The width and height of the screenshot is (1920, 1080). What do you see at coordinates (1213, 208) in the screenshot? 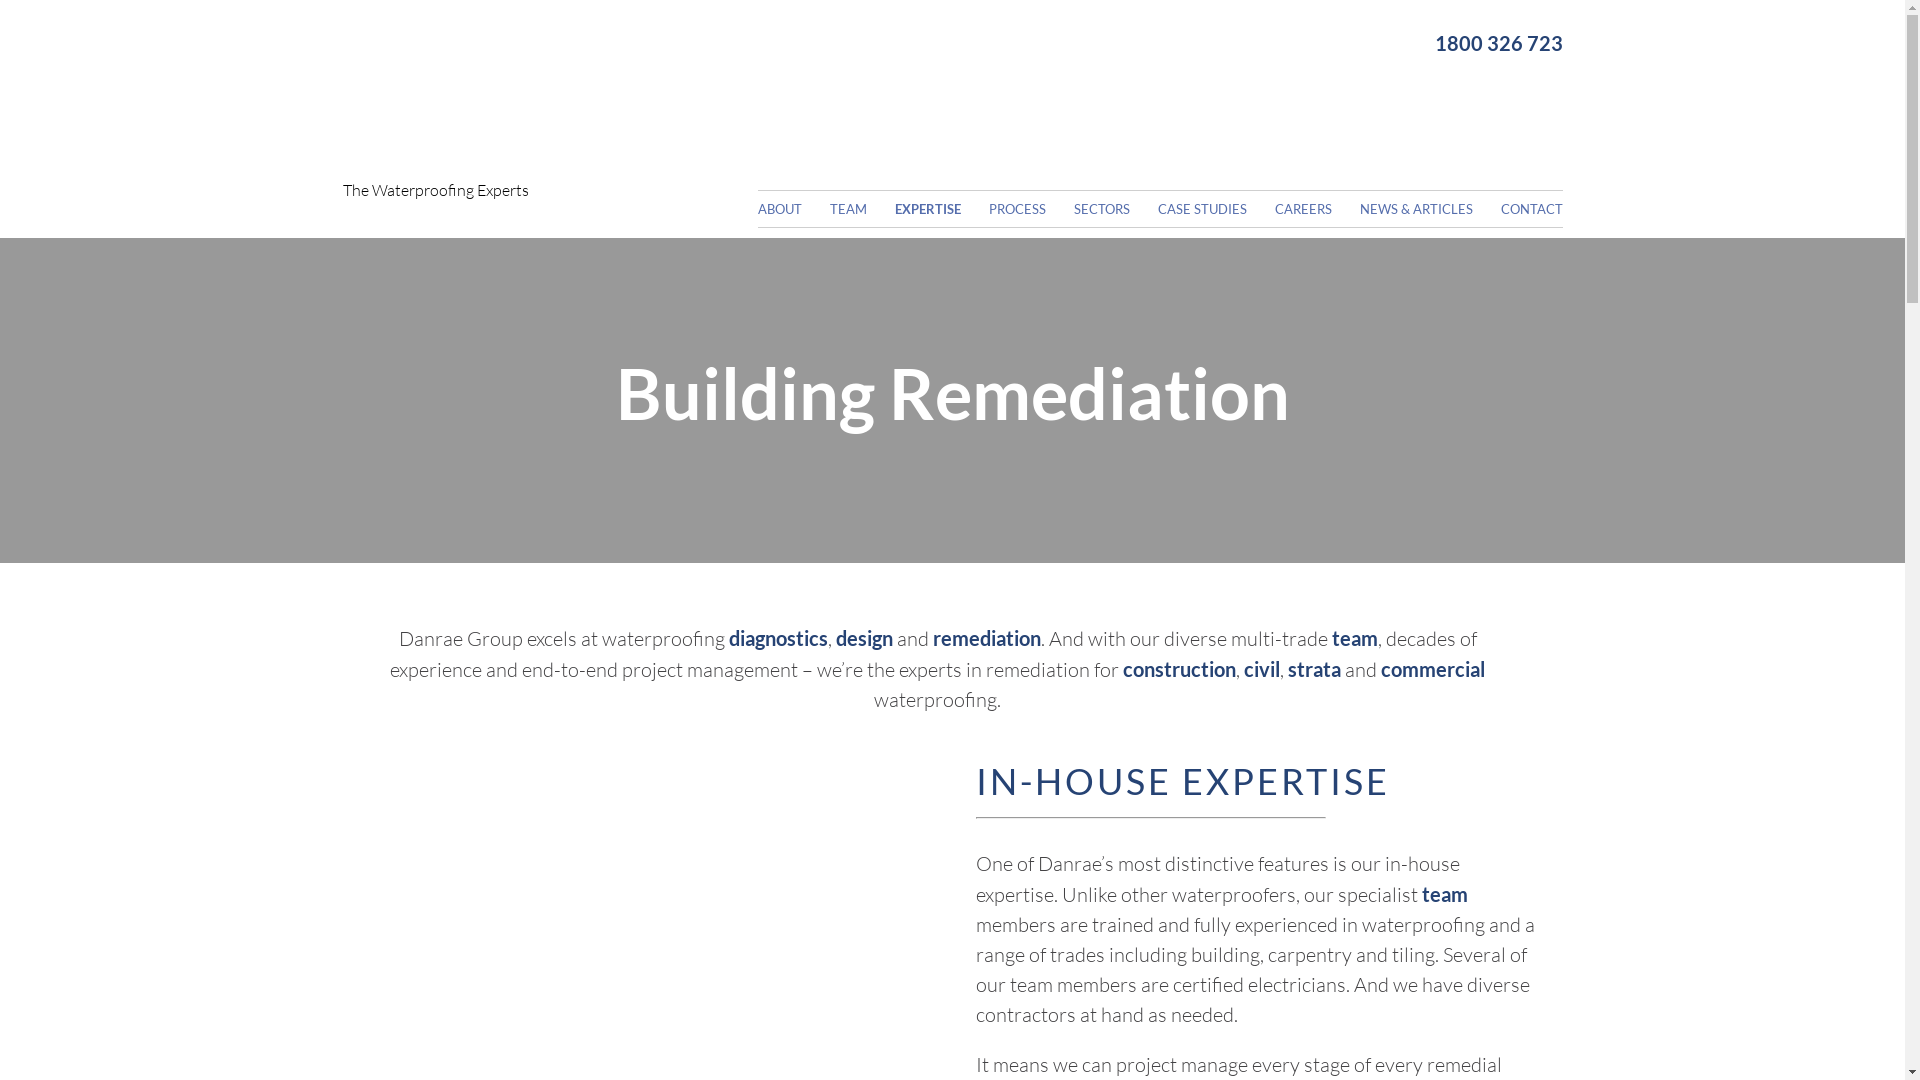
I see `'CASE STUDIES'` at bounding box center [1213, 208].